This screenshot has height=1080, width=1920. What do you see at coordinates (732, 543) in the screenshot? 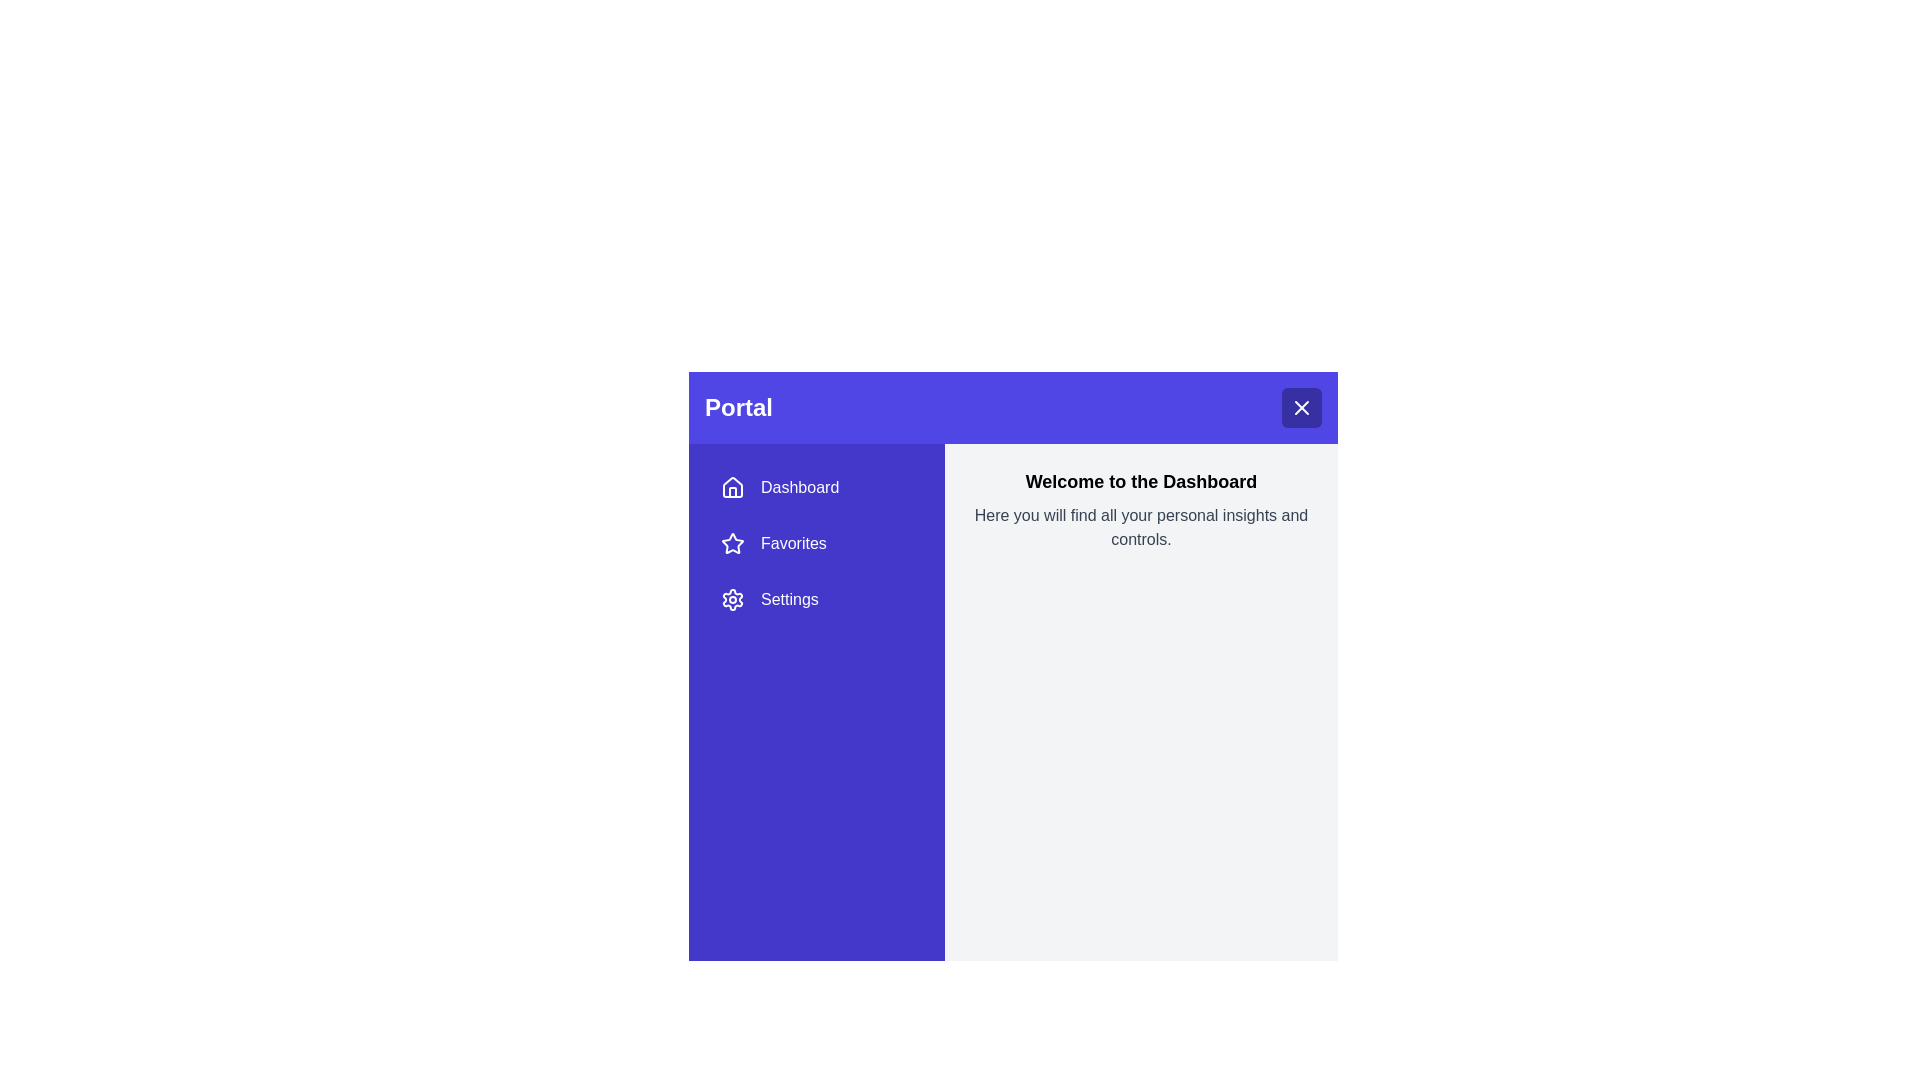
I see `the 'Favorites' icon located in the left sidebar, which is the second icon next to the 'Favorites' label` at bounding box center [732, 543].